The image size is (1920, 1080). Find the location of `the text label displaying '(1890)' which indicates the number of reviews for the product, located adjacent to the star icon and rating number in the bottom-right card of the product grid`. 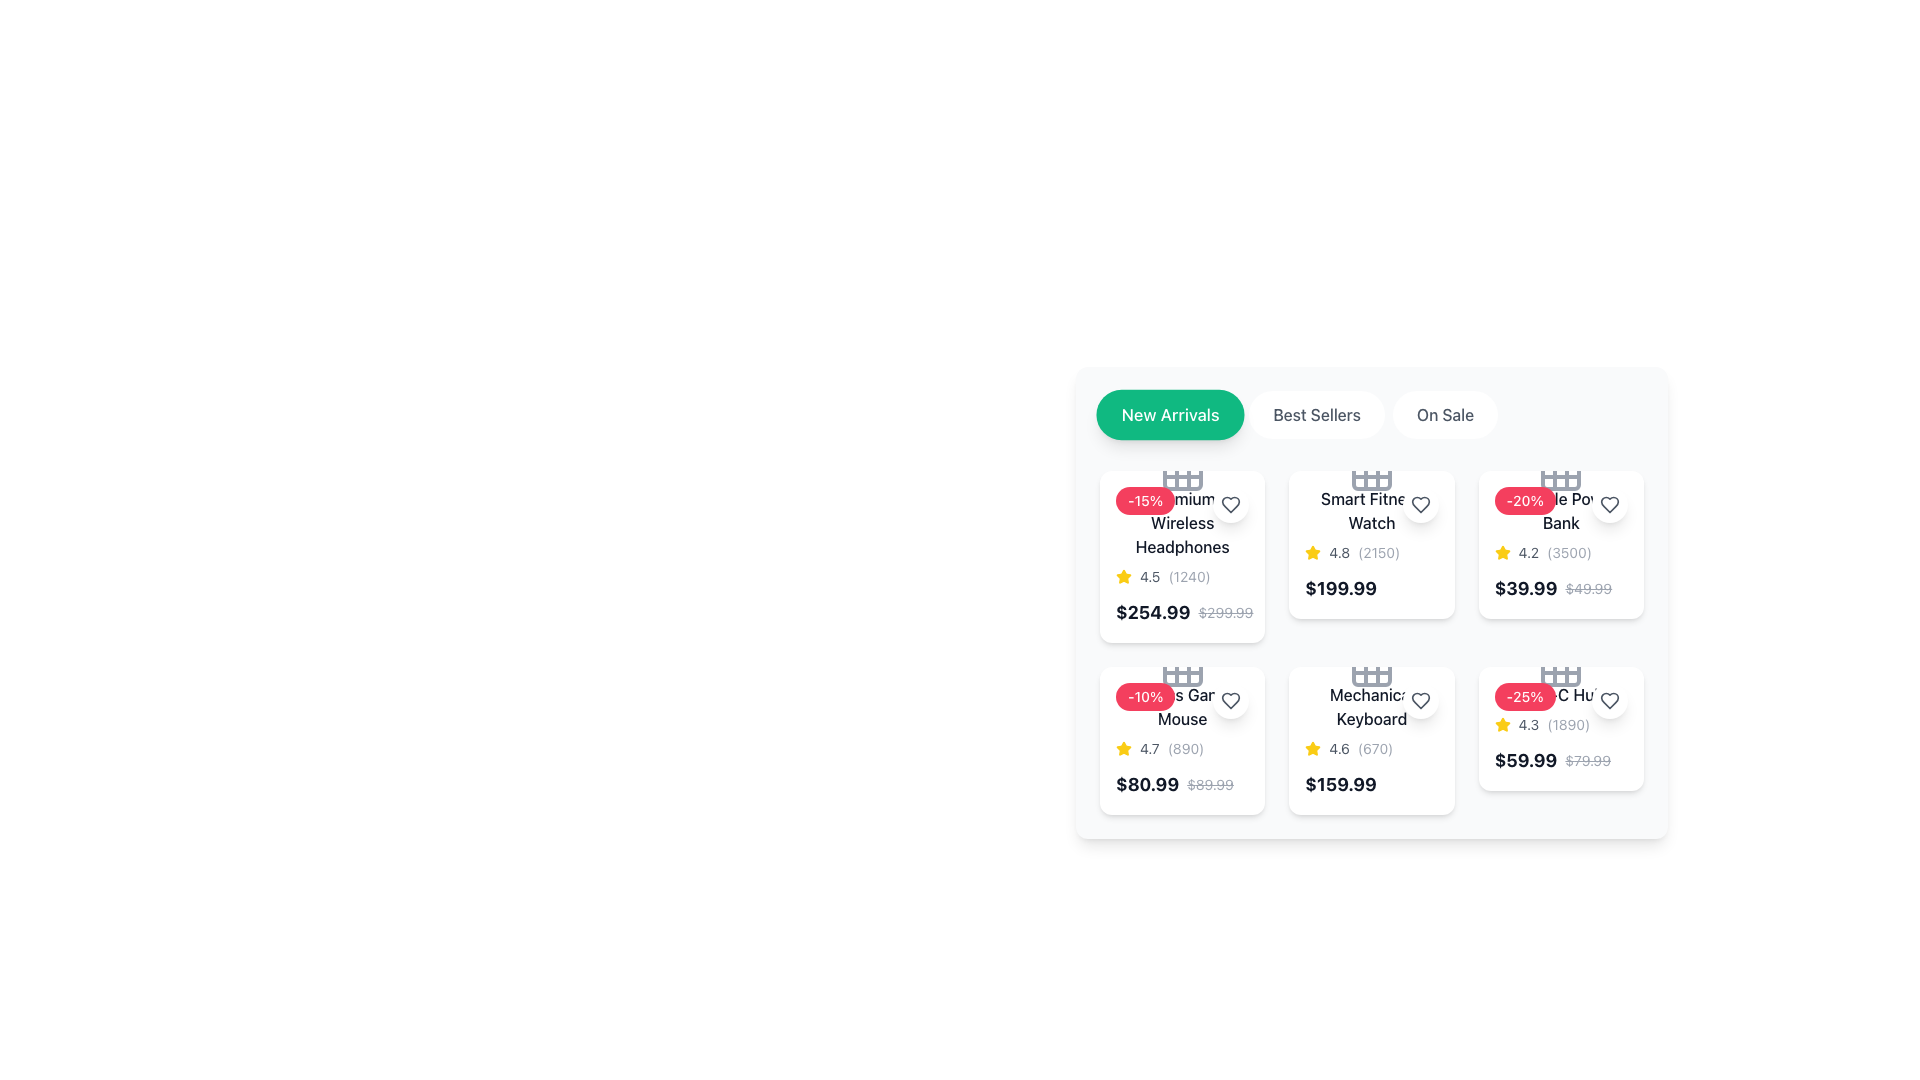

the text label displaying '(1890)' which indicates the number of reviews for the product, located adjacent to the star icon and rating number in the bottom-right card of the product grid is located at coordinates (1567, 725).